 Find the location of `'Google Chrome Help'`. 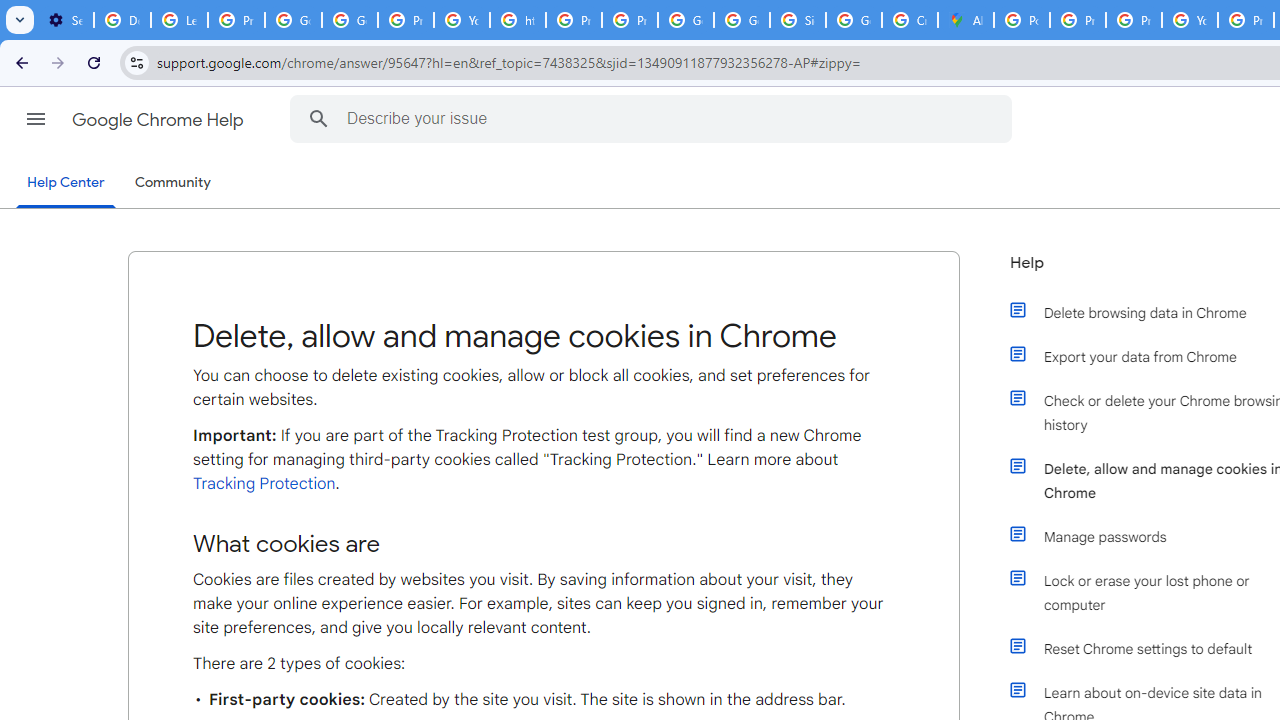

'Google Chrome Help' is located at coordinates (160, 119).